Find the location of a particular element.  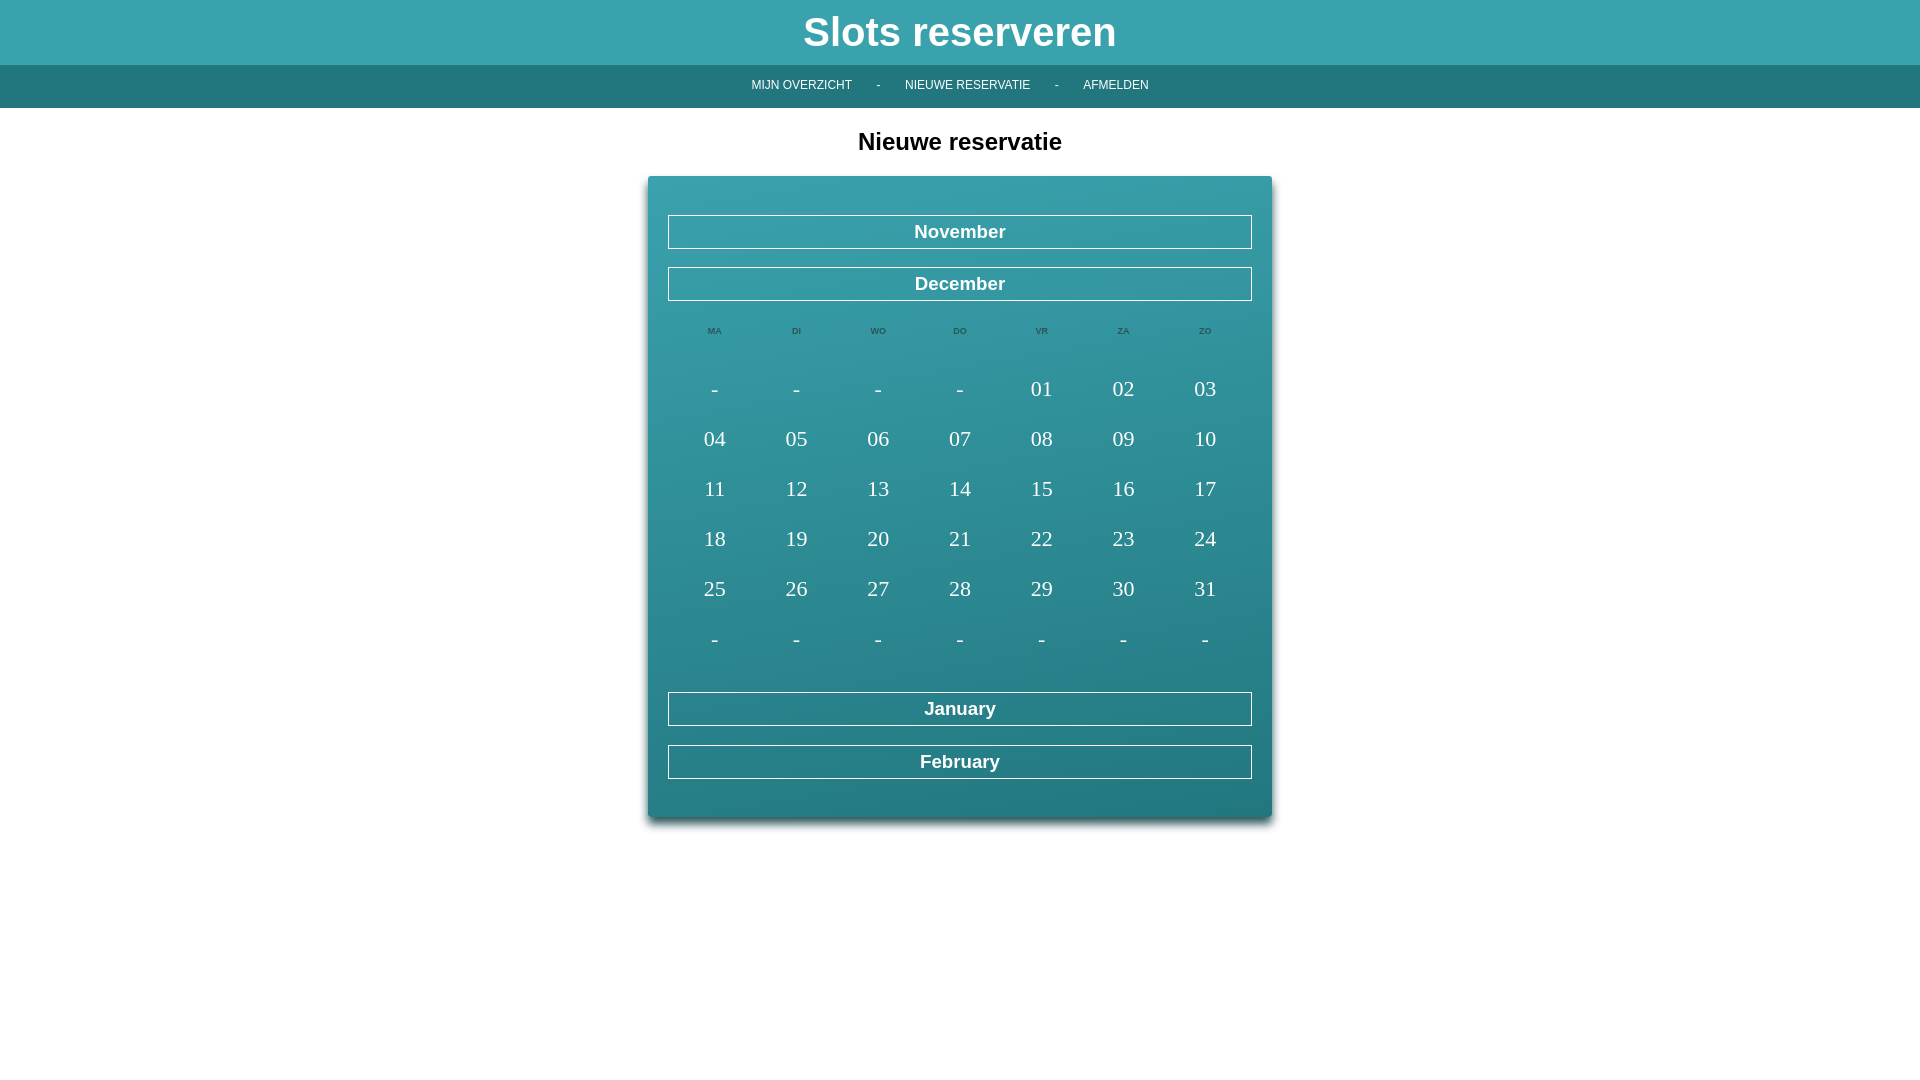

'November' is located at coordinates (960, 230).